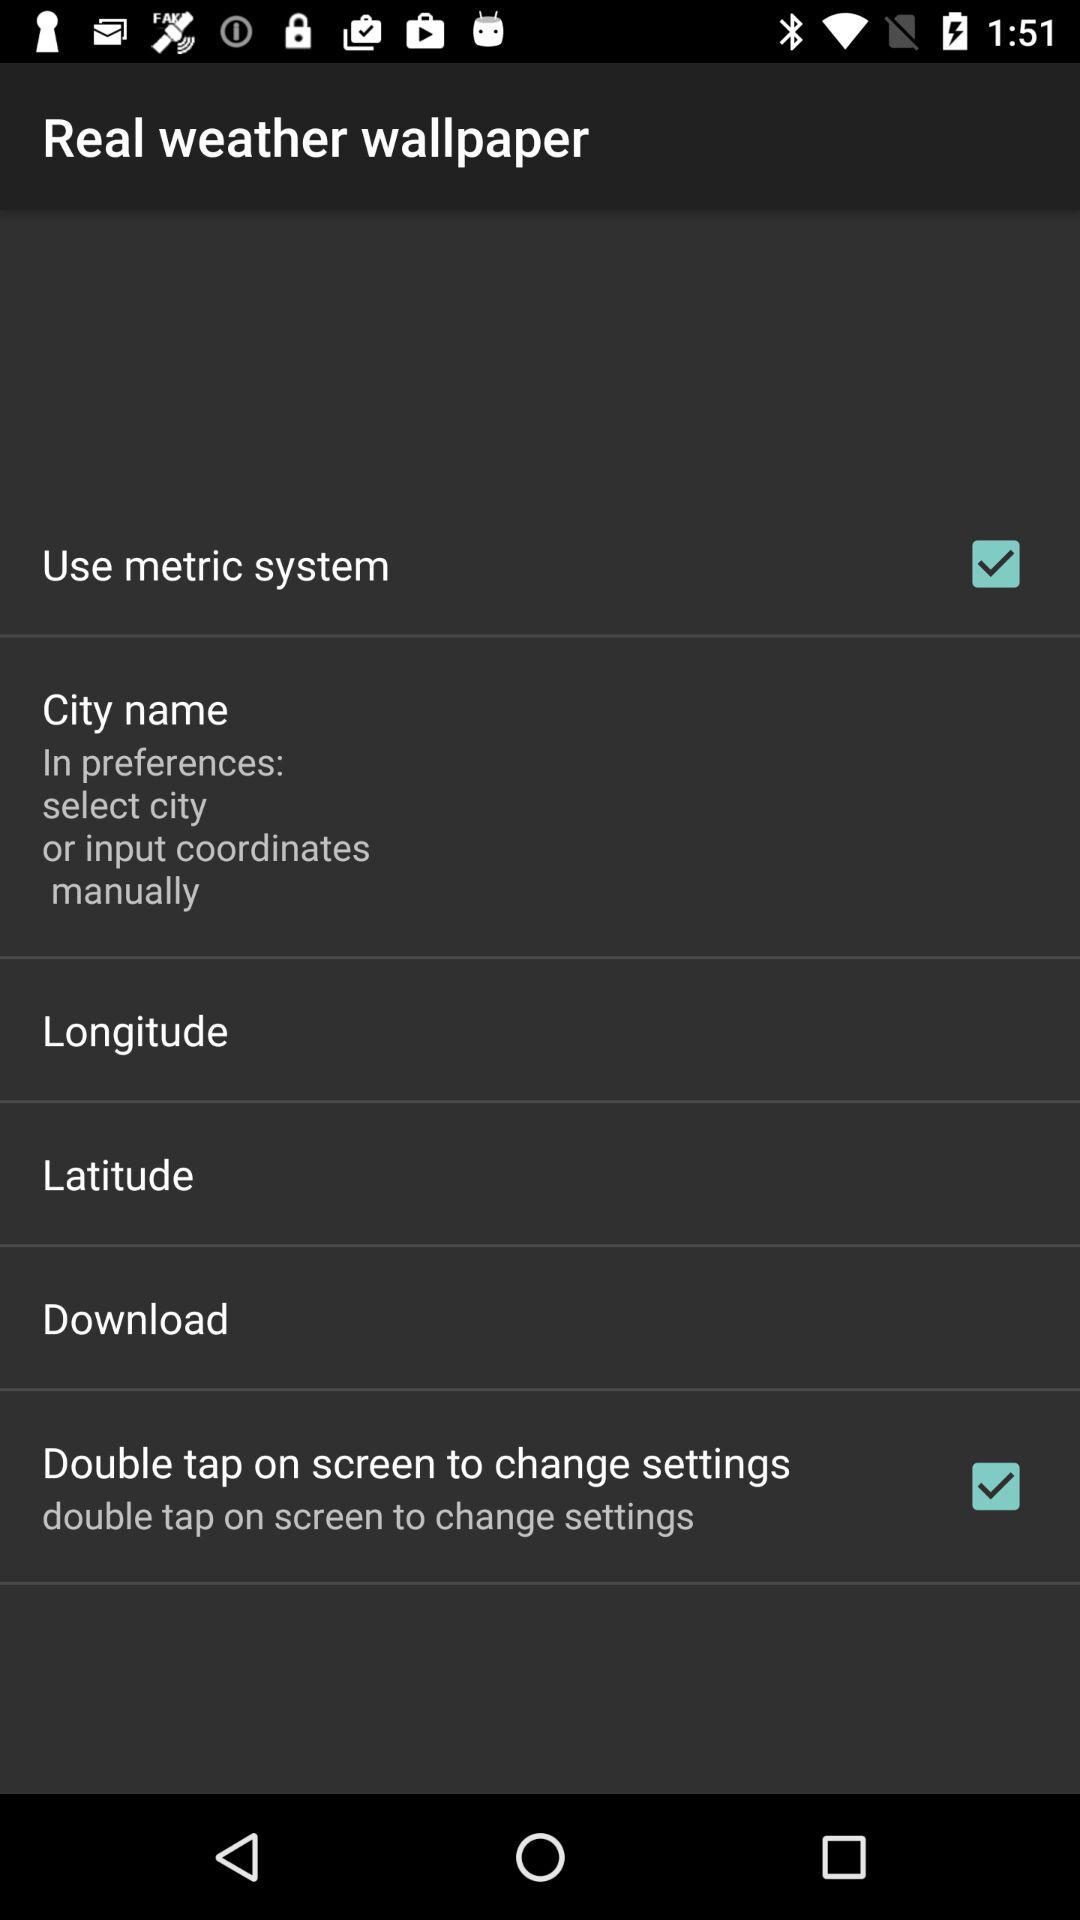 The width and height of the screenshot is (1080, 1920). Describe the element at coordinates (216, 563) in the screenshot. I see `the use metric system item` at that location.